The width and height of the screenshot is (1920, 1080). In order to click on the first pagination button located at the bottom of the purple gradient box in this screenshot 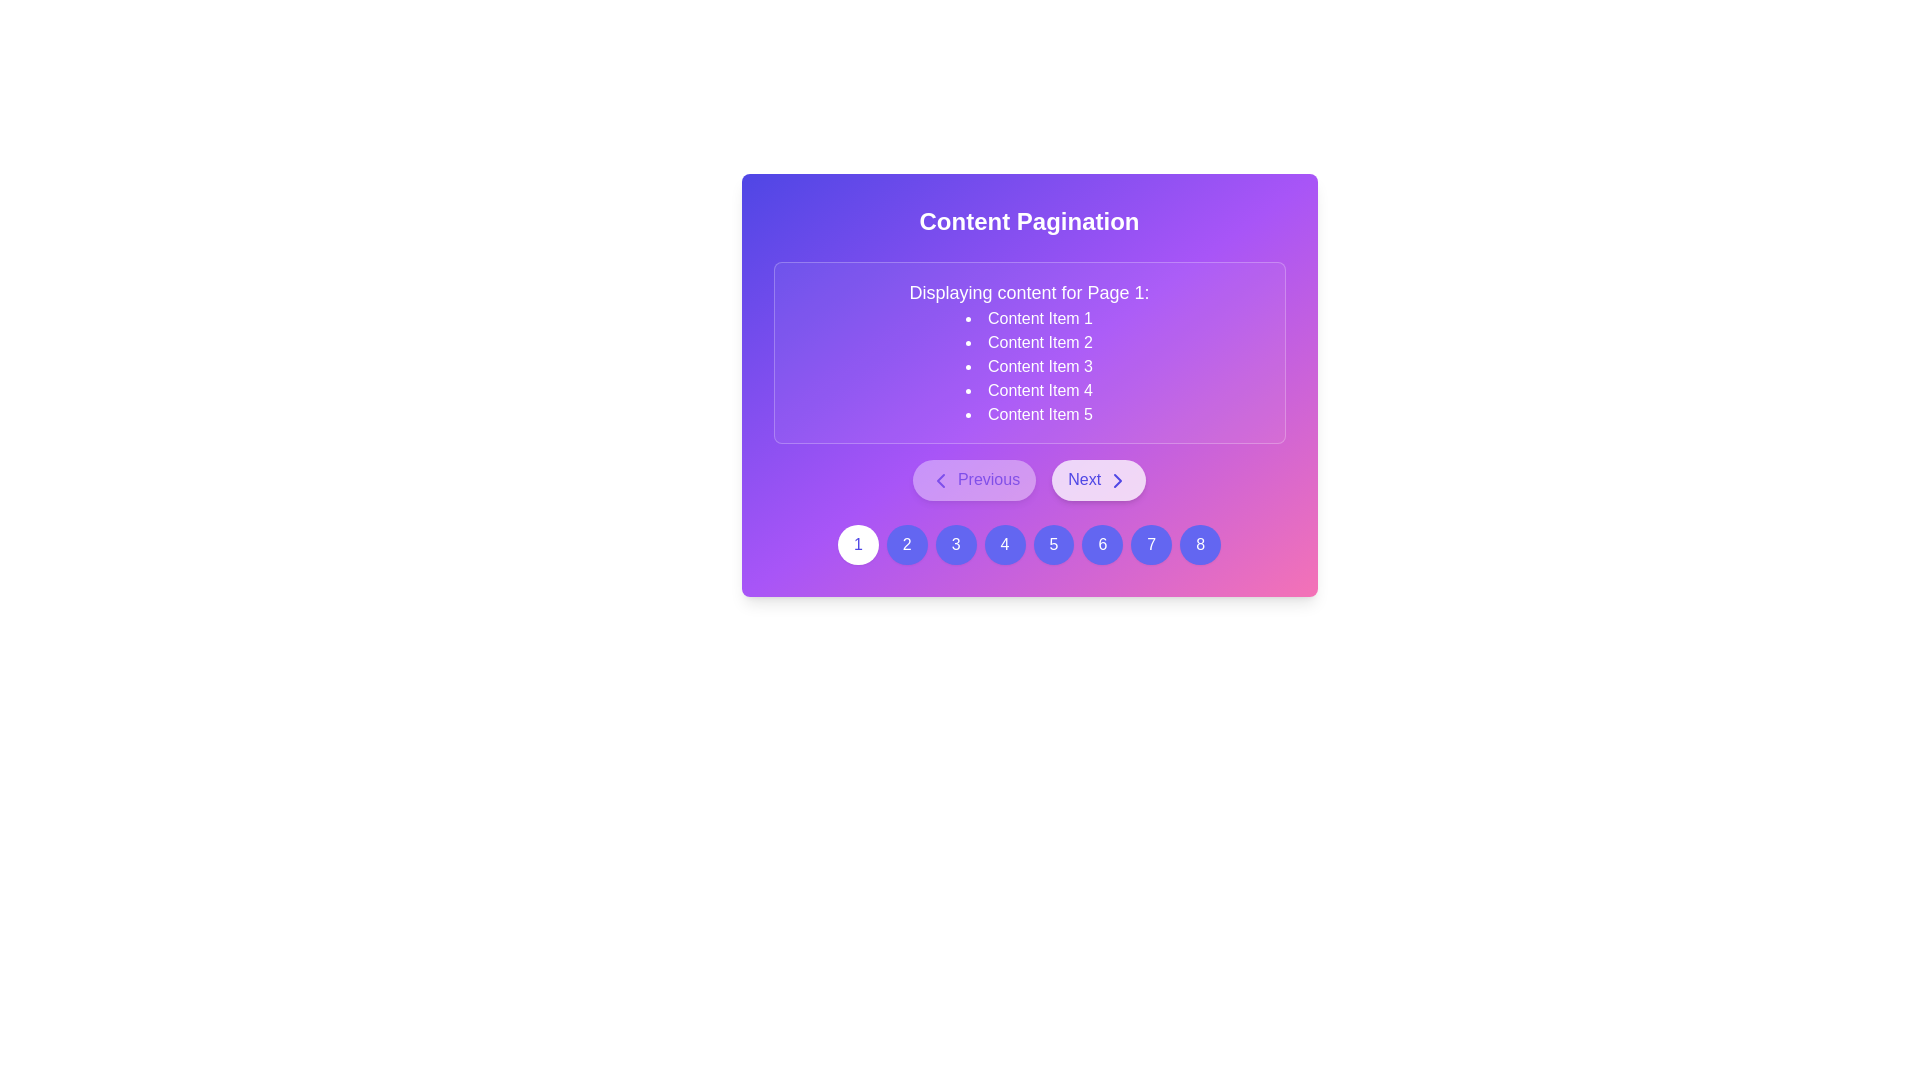, I will do `click(858, 544)`.